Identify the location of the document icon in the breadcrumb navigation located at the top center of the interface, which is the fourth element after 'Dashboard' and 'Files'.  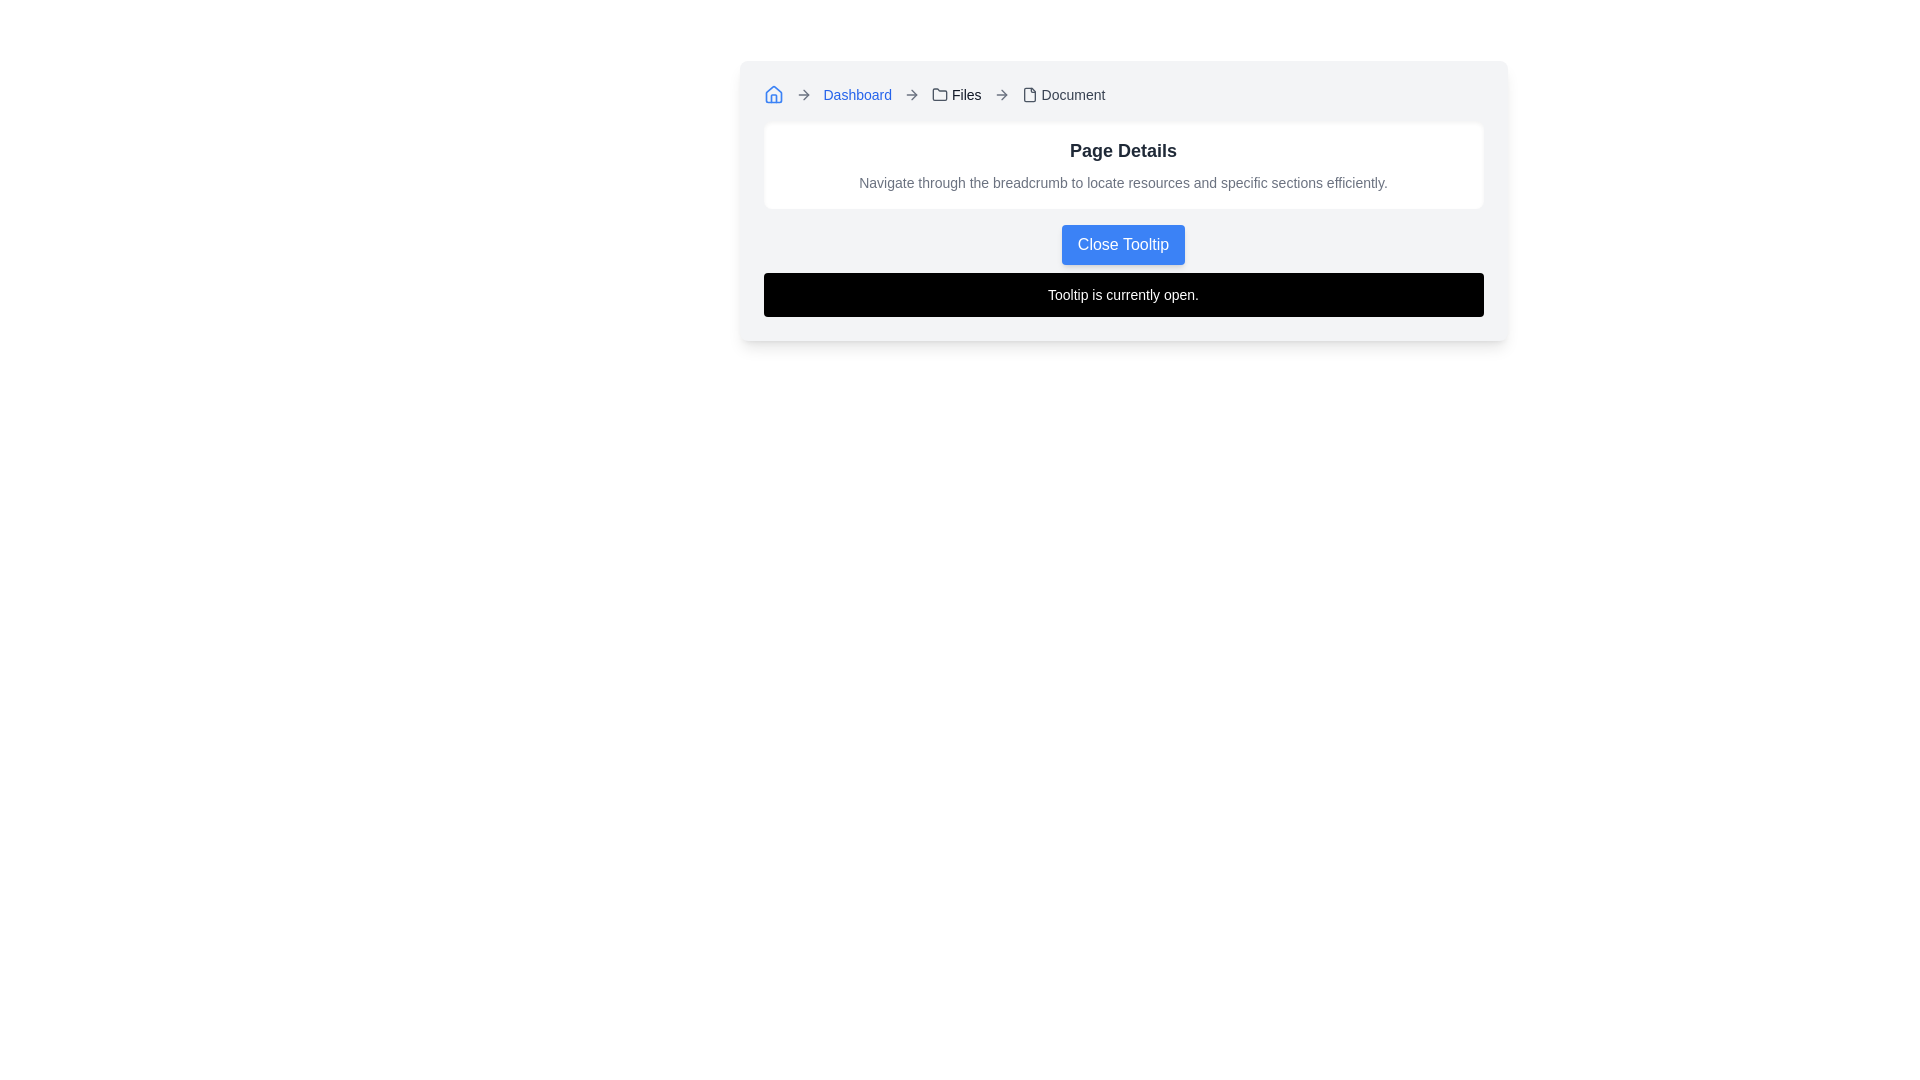
(1029, 95).